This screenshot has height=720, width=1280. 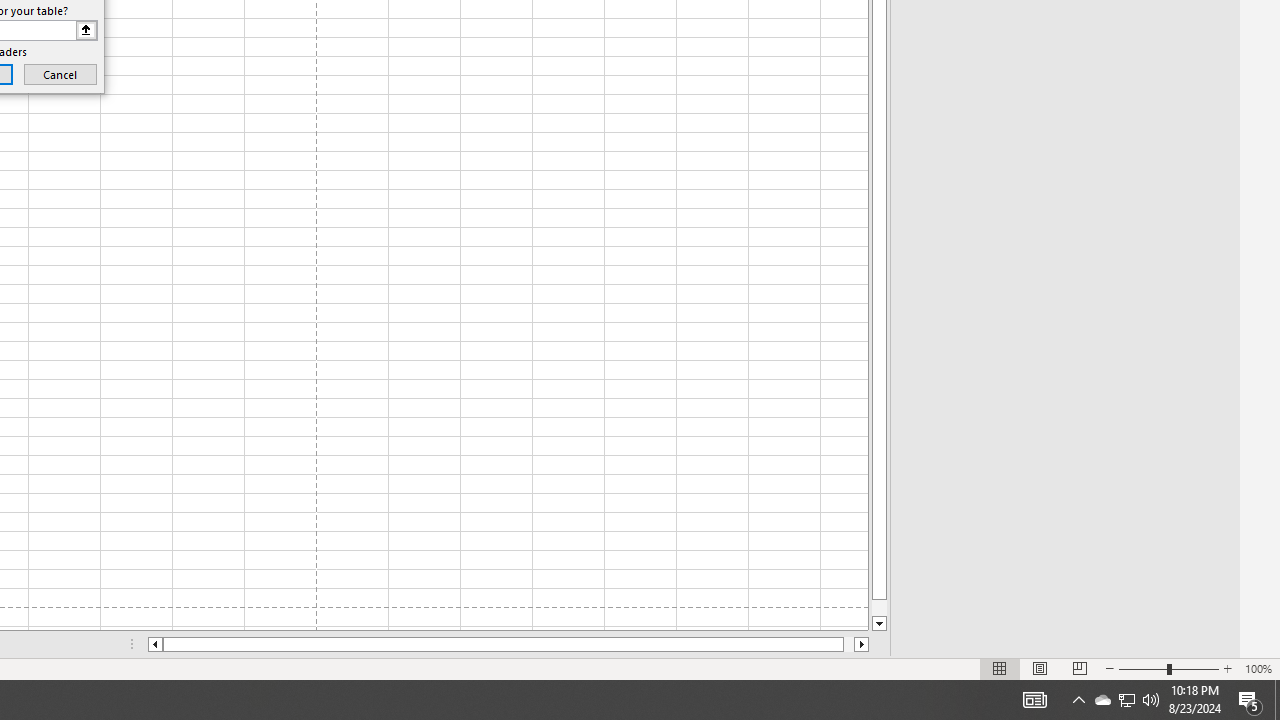 I want to click on 'Normal', so click(x=1000, y=669).